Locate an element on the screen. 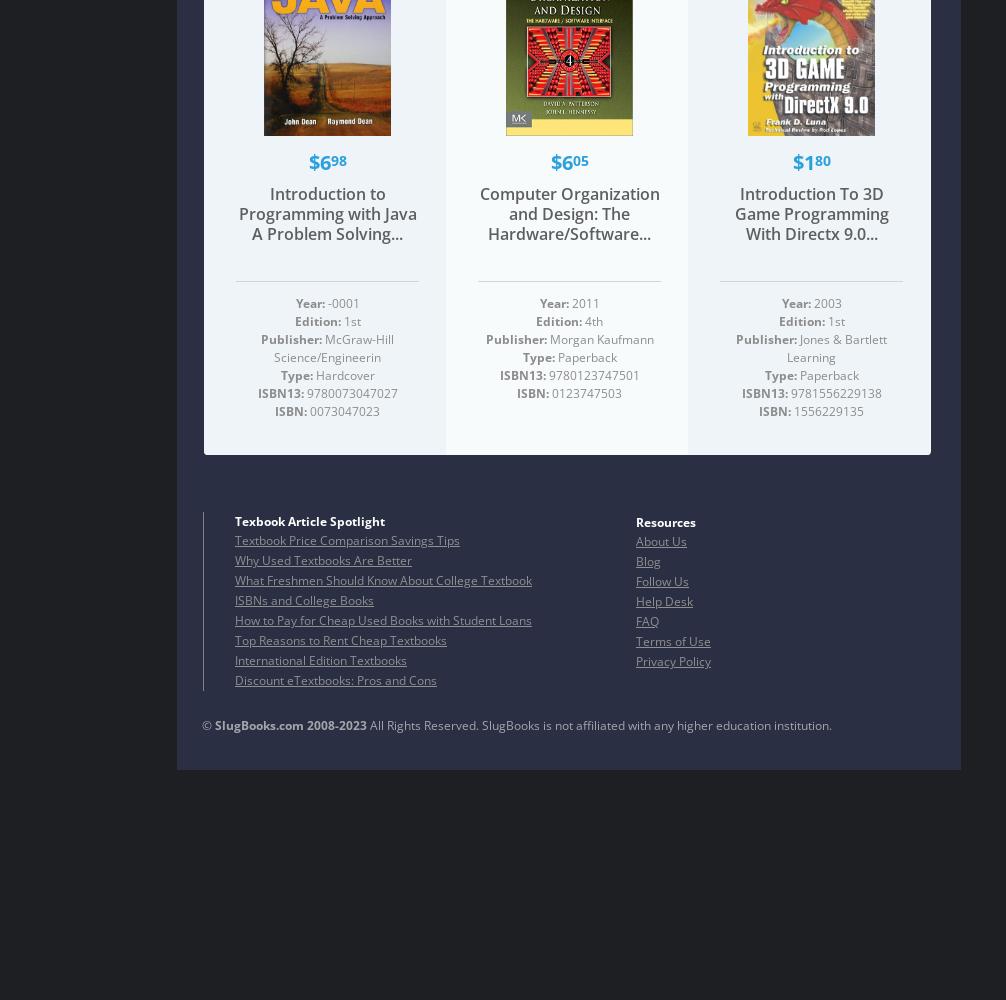 The width and height of the screenshot is (1006, 1000). '0073047023' is located at coordinates (342, 411).